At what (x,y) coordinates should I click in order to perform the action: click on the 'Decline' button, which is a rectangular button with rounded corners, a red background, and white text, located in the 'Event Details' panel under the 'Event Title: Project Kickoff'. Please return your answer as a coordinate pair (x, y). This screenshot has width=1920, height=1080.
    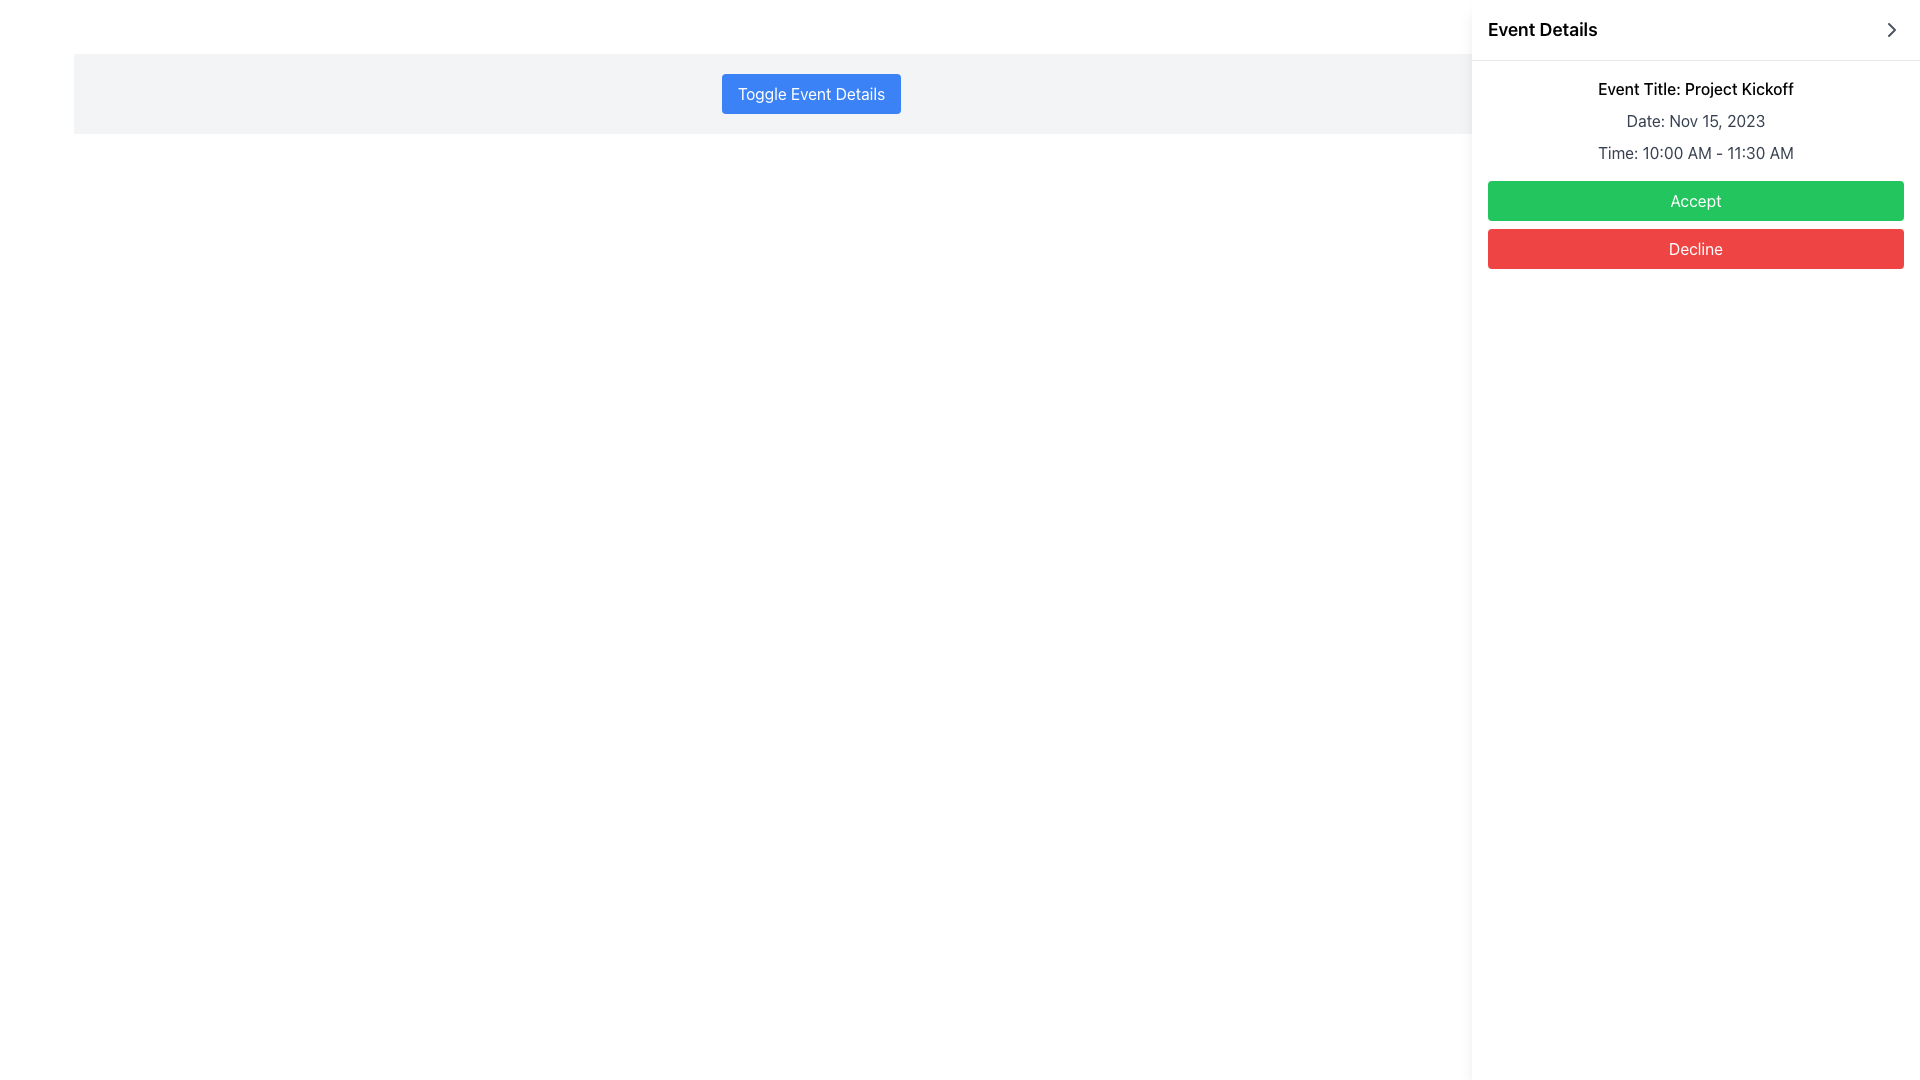
    Looking at the image, I should click on (1694, 248).